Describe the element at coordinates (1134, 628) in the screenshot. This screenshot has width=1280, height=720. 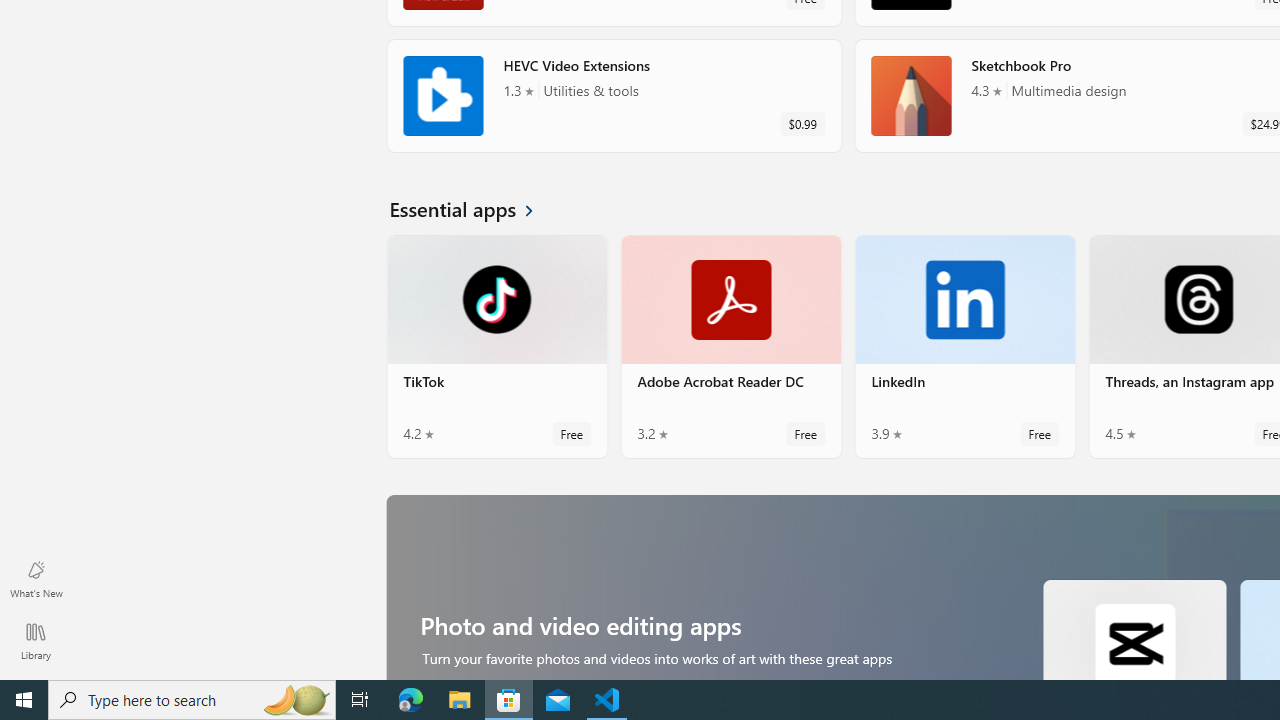
I see `'CapCut. Average rating of 4.7 out of five stars. Free  '` at that location.